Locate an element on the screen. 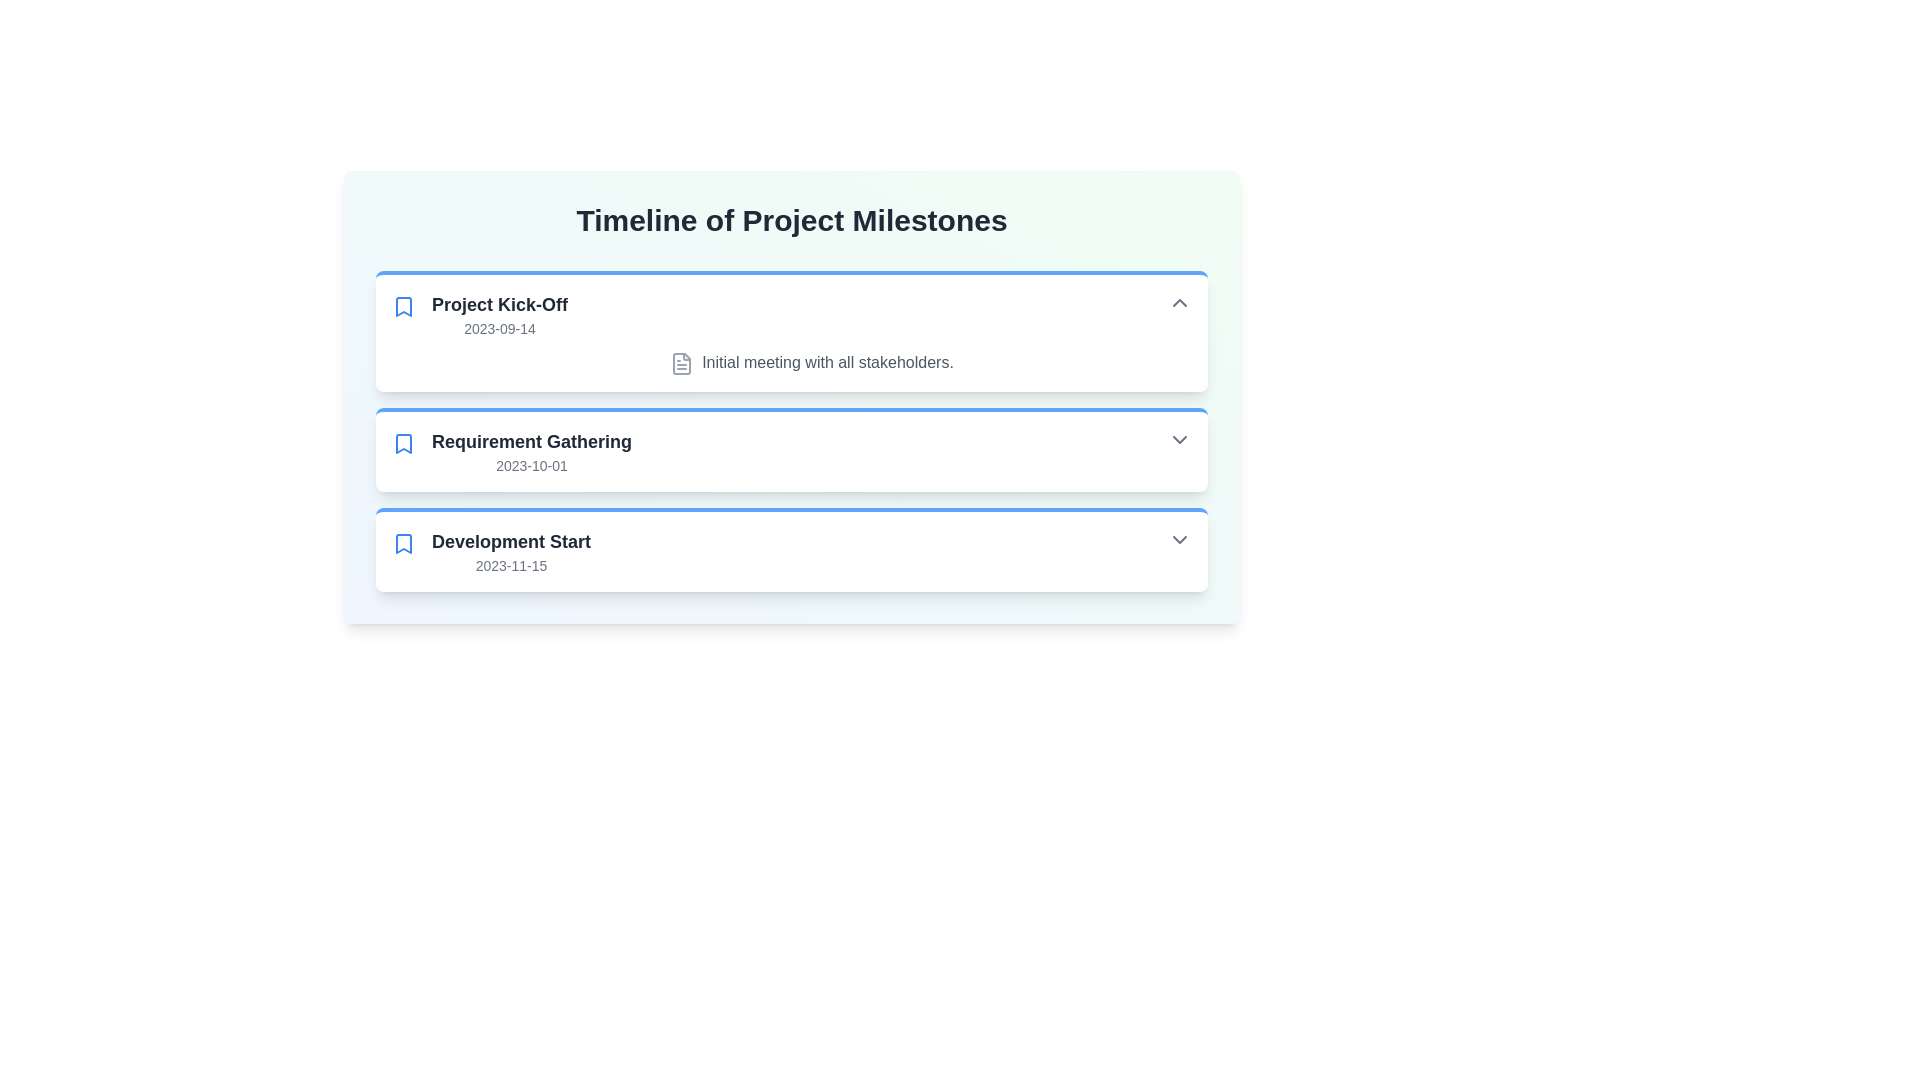 The image size is (1920, 1080). the bookmark icon located in the second milestone card of the timeline, positioned to the left of the 'Requirement Gathering' label and above its date (2023-10-01) is located at coordinates (402, 442).